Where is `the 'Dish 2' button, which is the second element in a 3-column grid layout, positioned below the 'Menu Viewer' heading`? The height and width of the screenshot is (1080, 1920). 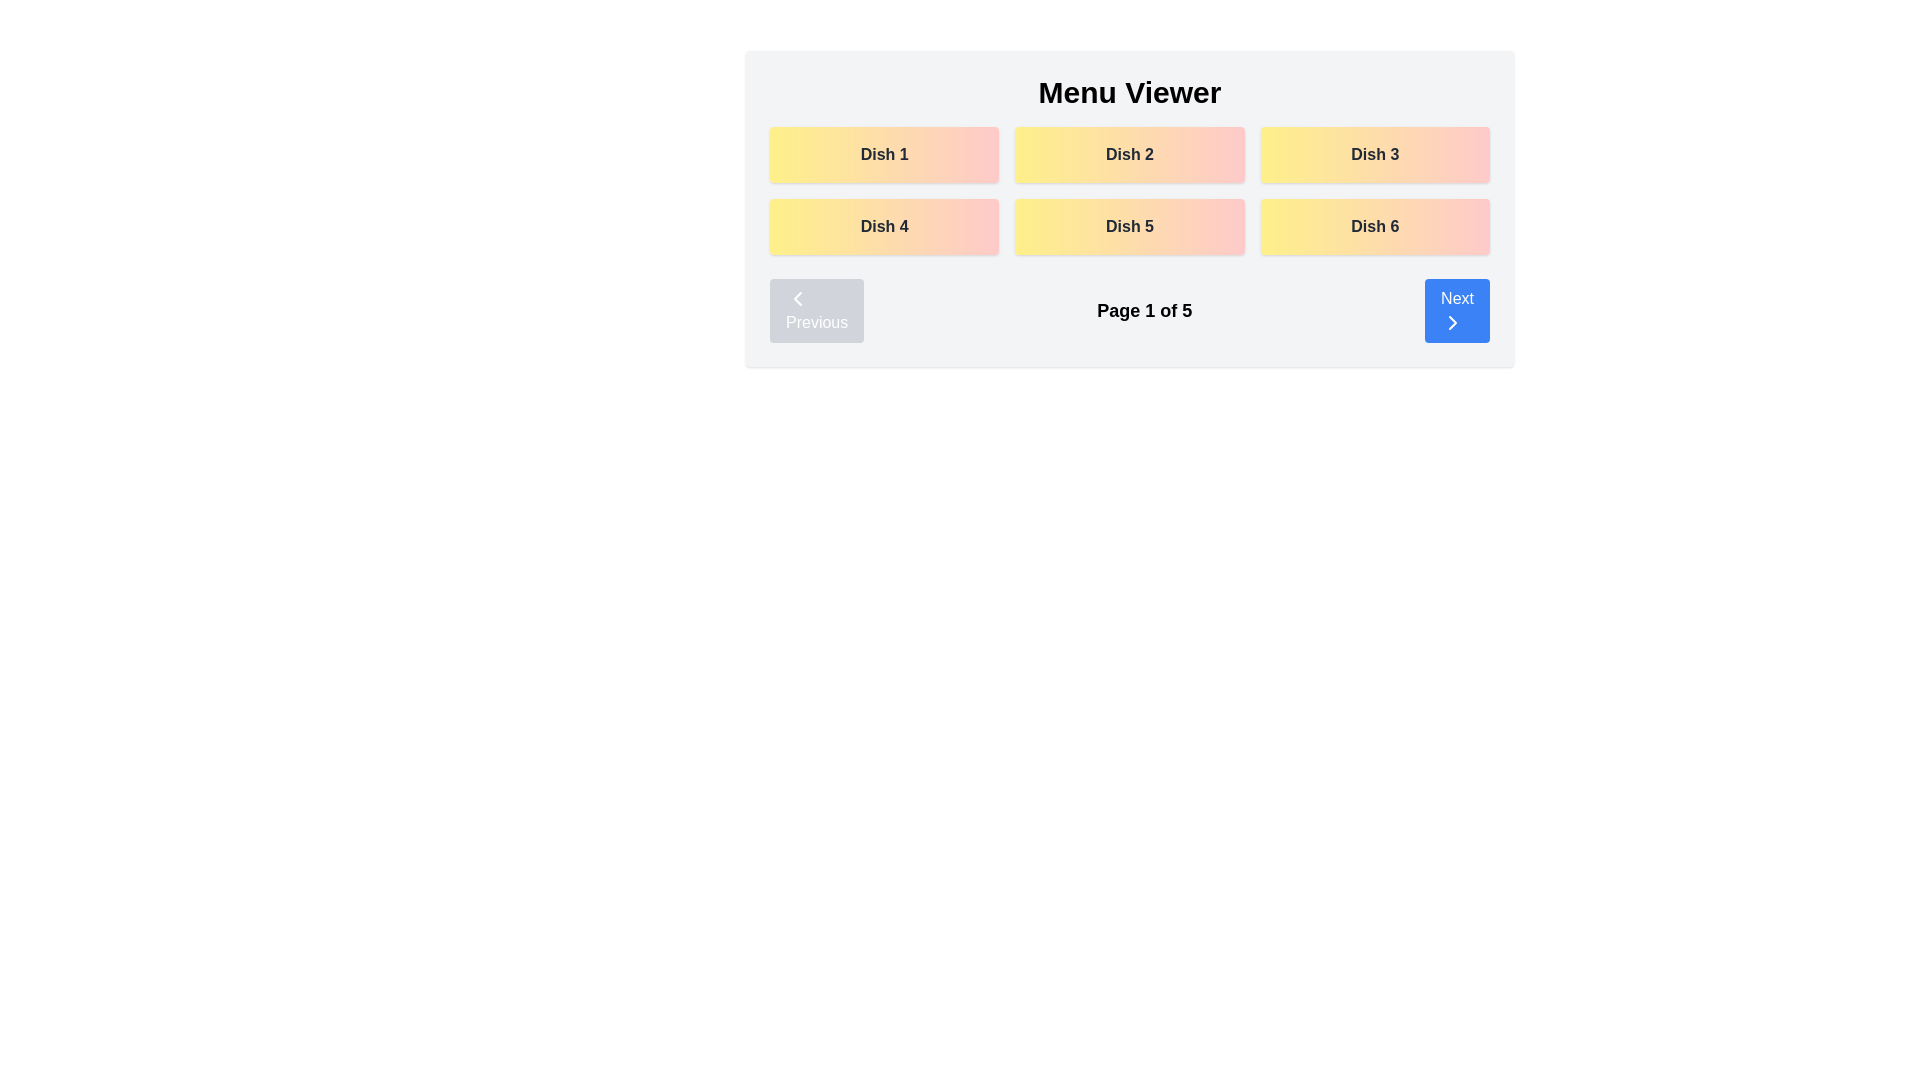 the 'Dish 2' button, which is the second element in a 3-column grid layout, positioned below the 'Menu Viewer' heading is located at coordinates (1129, 153).